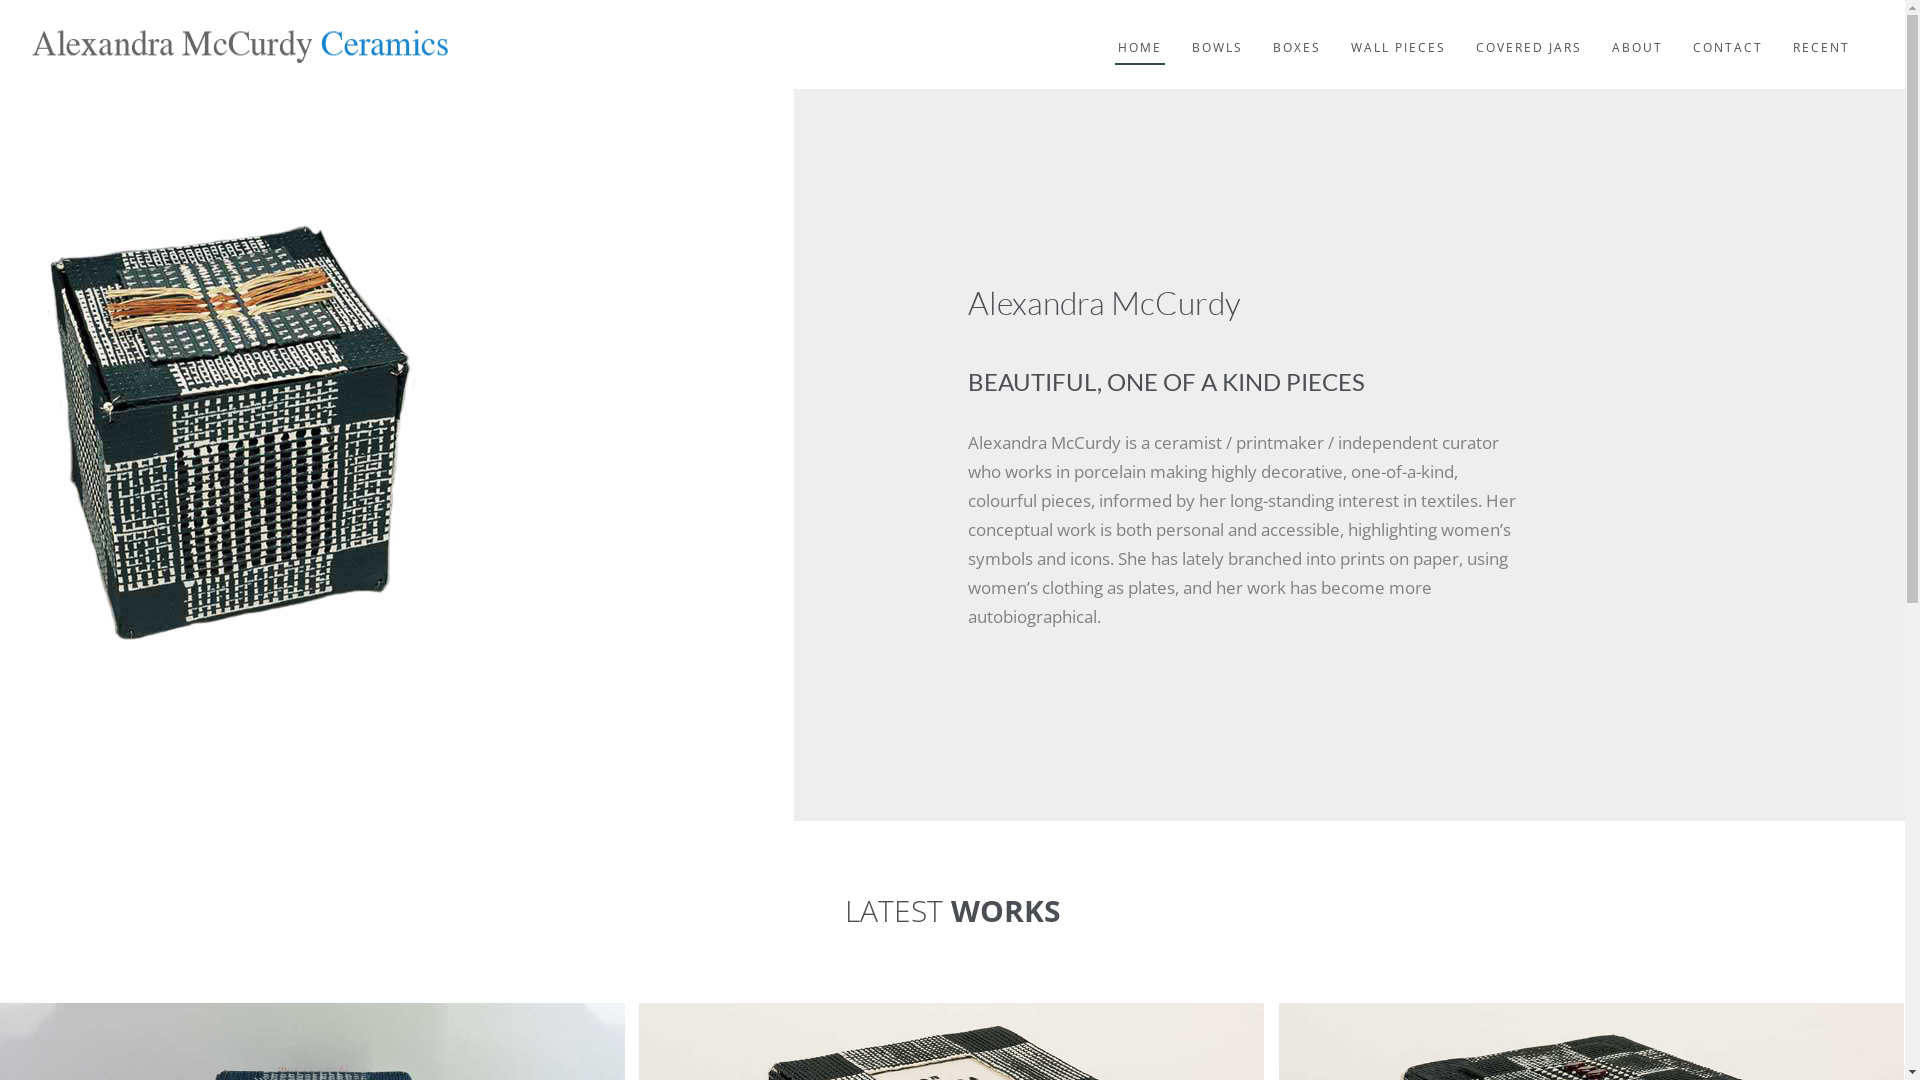 The height and width of the screenshot is (1080, 1920). What do you see at coordinates (1216, 32) in the screenshot?
I see `'BOWLS'` at bounding box center [1216, 32].